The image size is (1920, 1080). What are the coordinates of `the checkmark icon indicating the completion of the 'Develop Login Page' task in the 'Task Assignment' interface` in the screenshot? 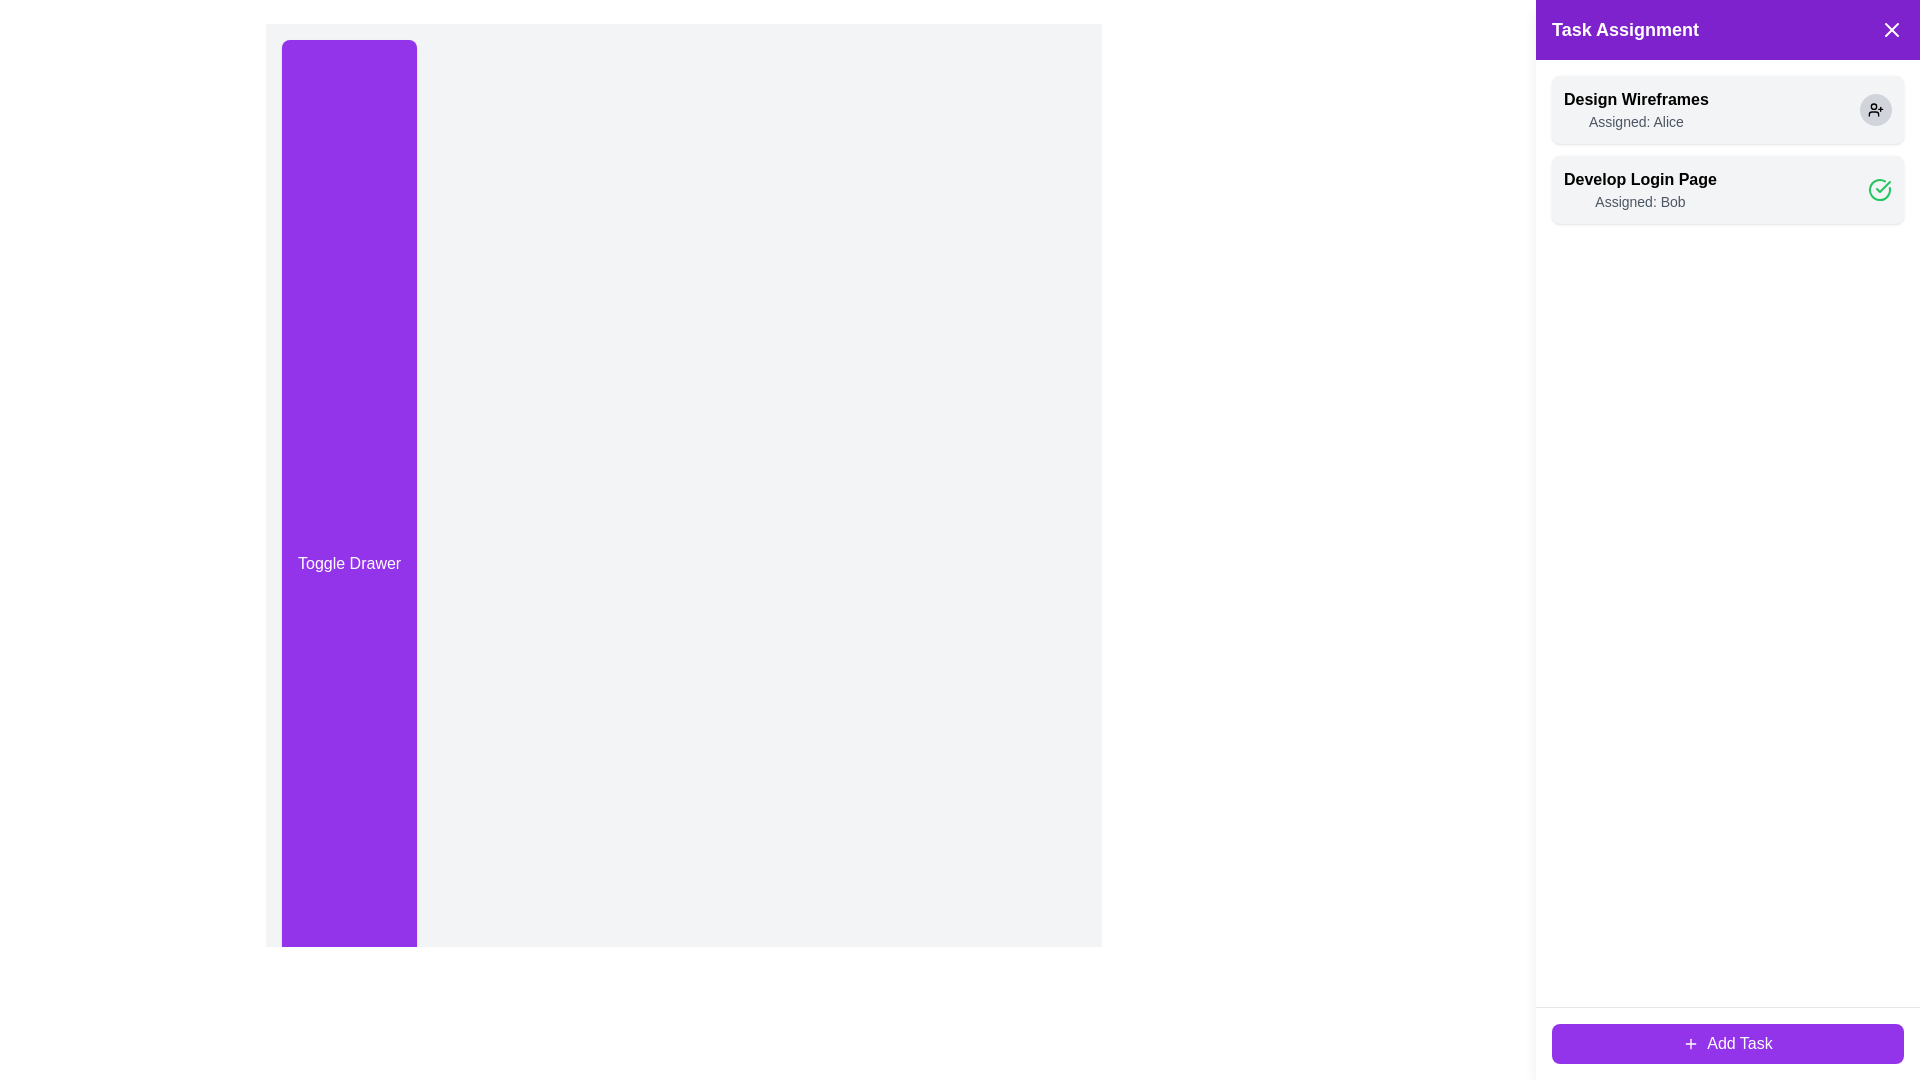 It's located at (1882, 186).